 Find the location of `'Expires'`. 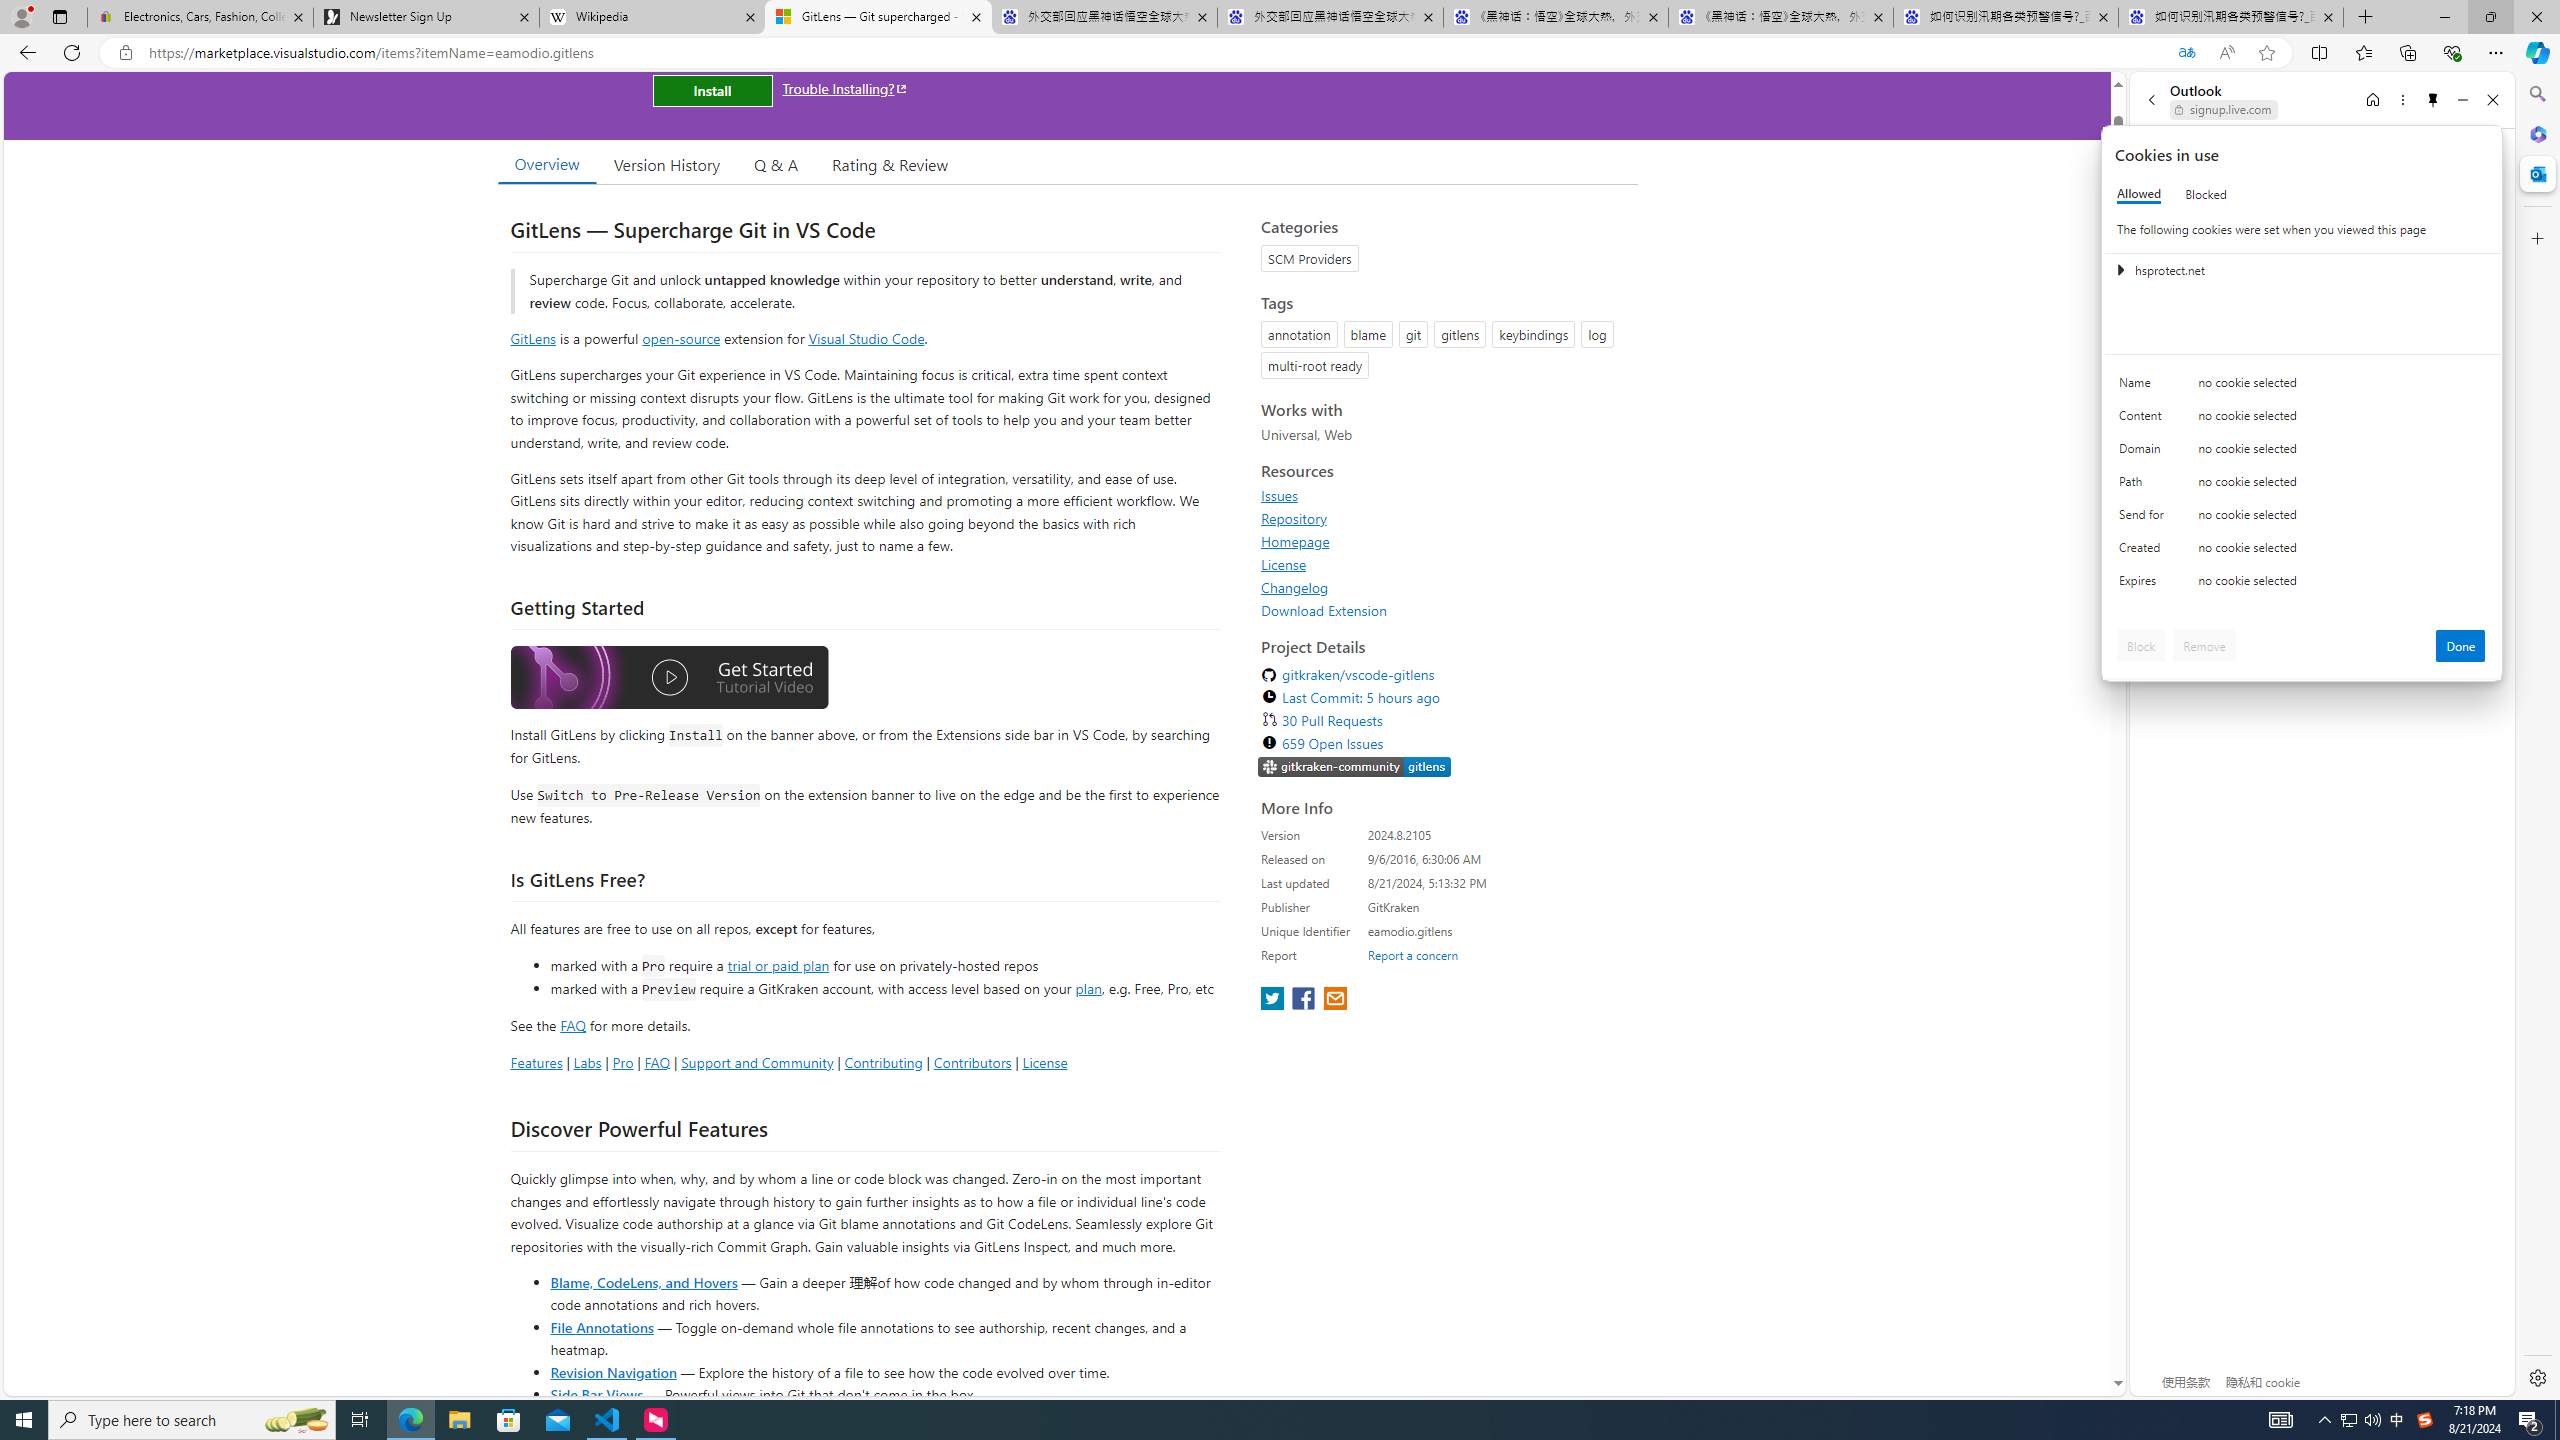

'Expires' is located at coordinates (2144, 585).